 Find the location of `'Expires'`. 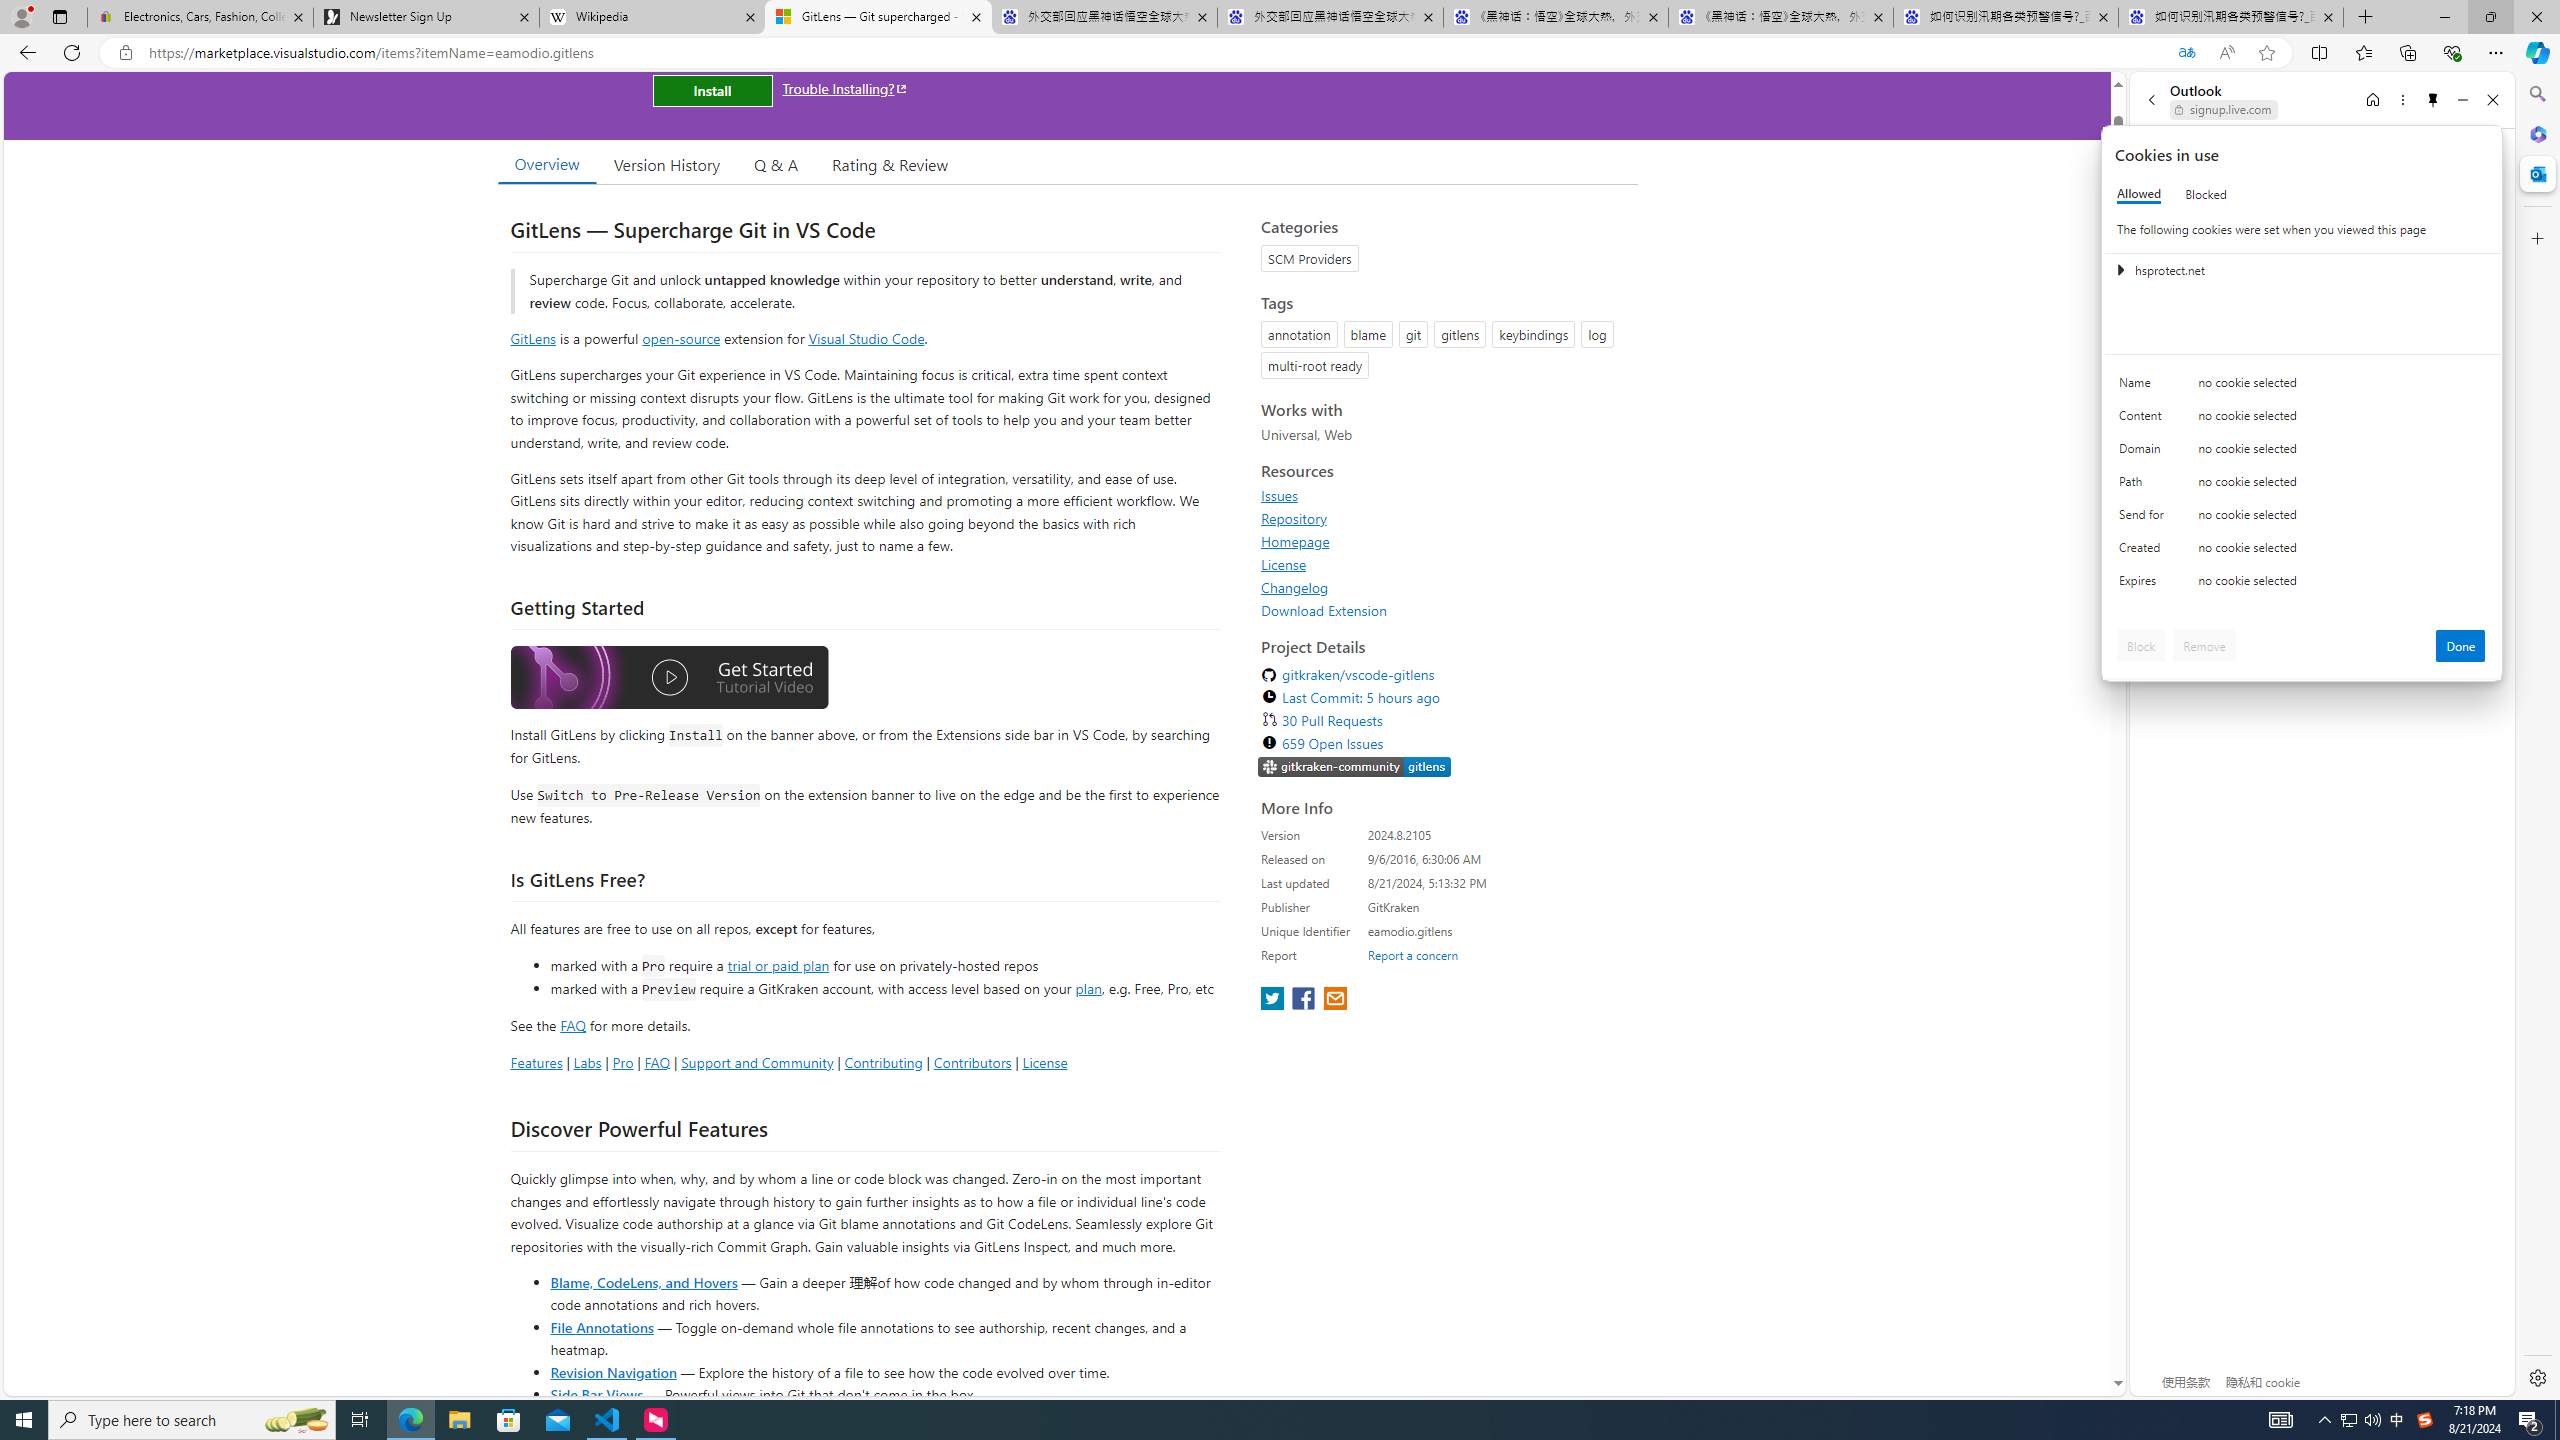

'Expires' is located at coordinates (2144, 585).